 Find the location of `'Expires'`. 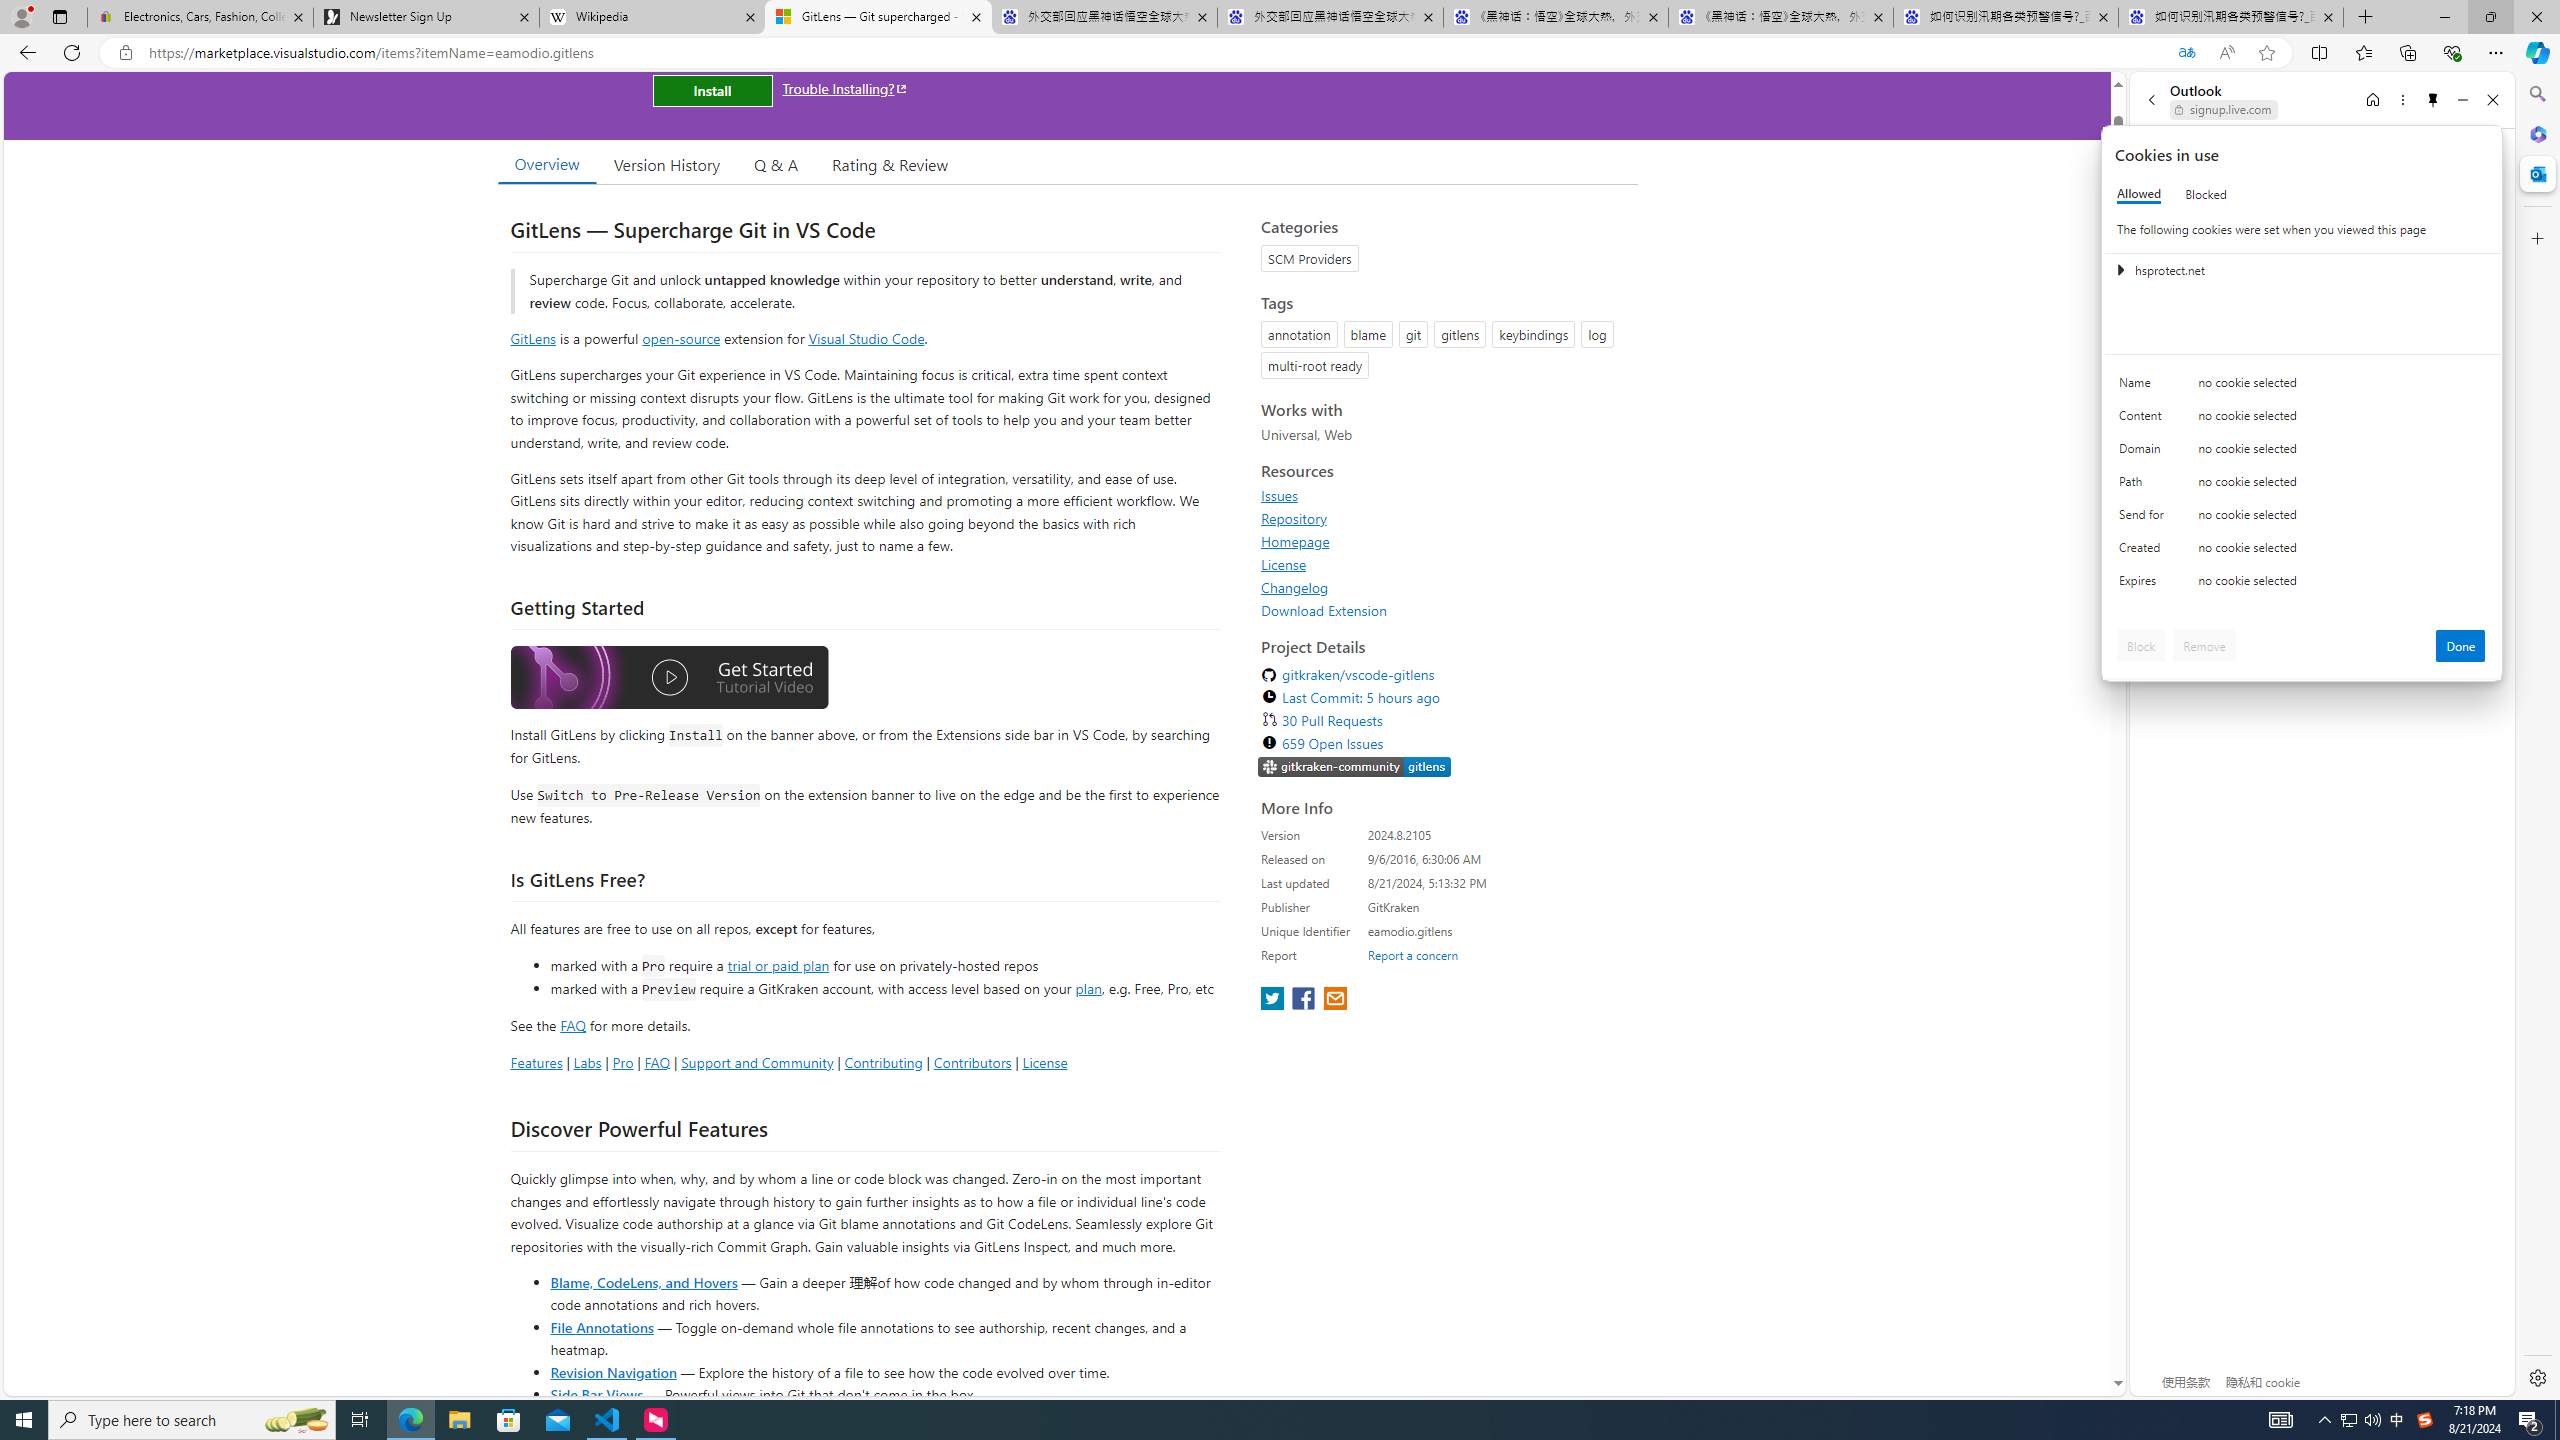

'Expires' is located at coordinates (2144, 585).